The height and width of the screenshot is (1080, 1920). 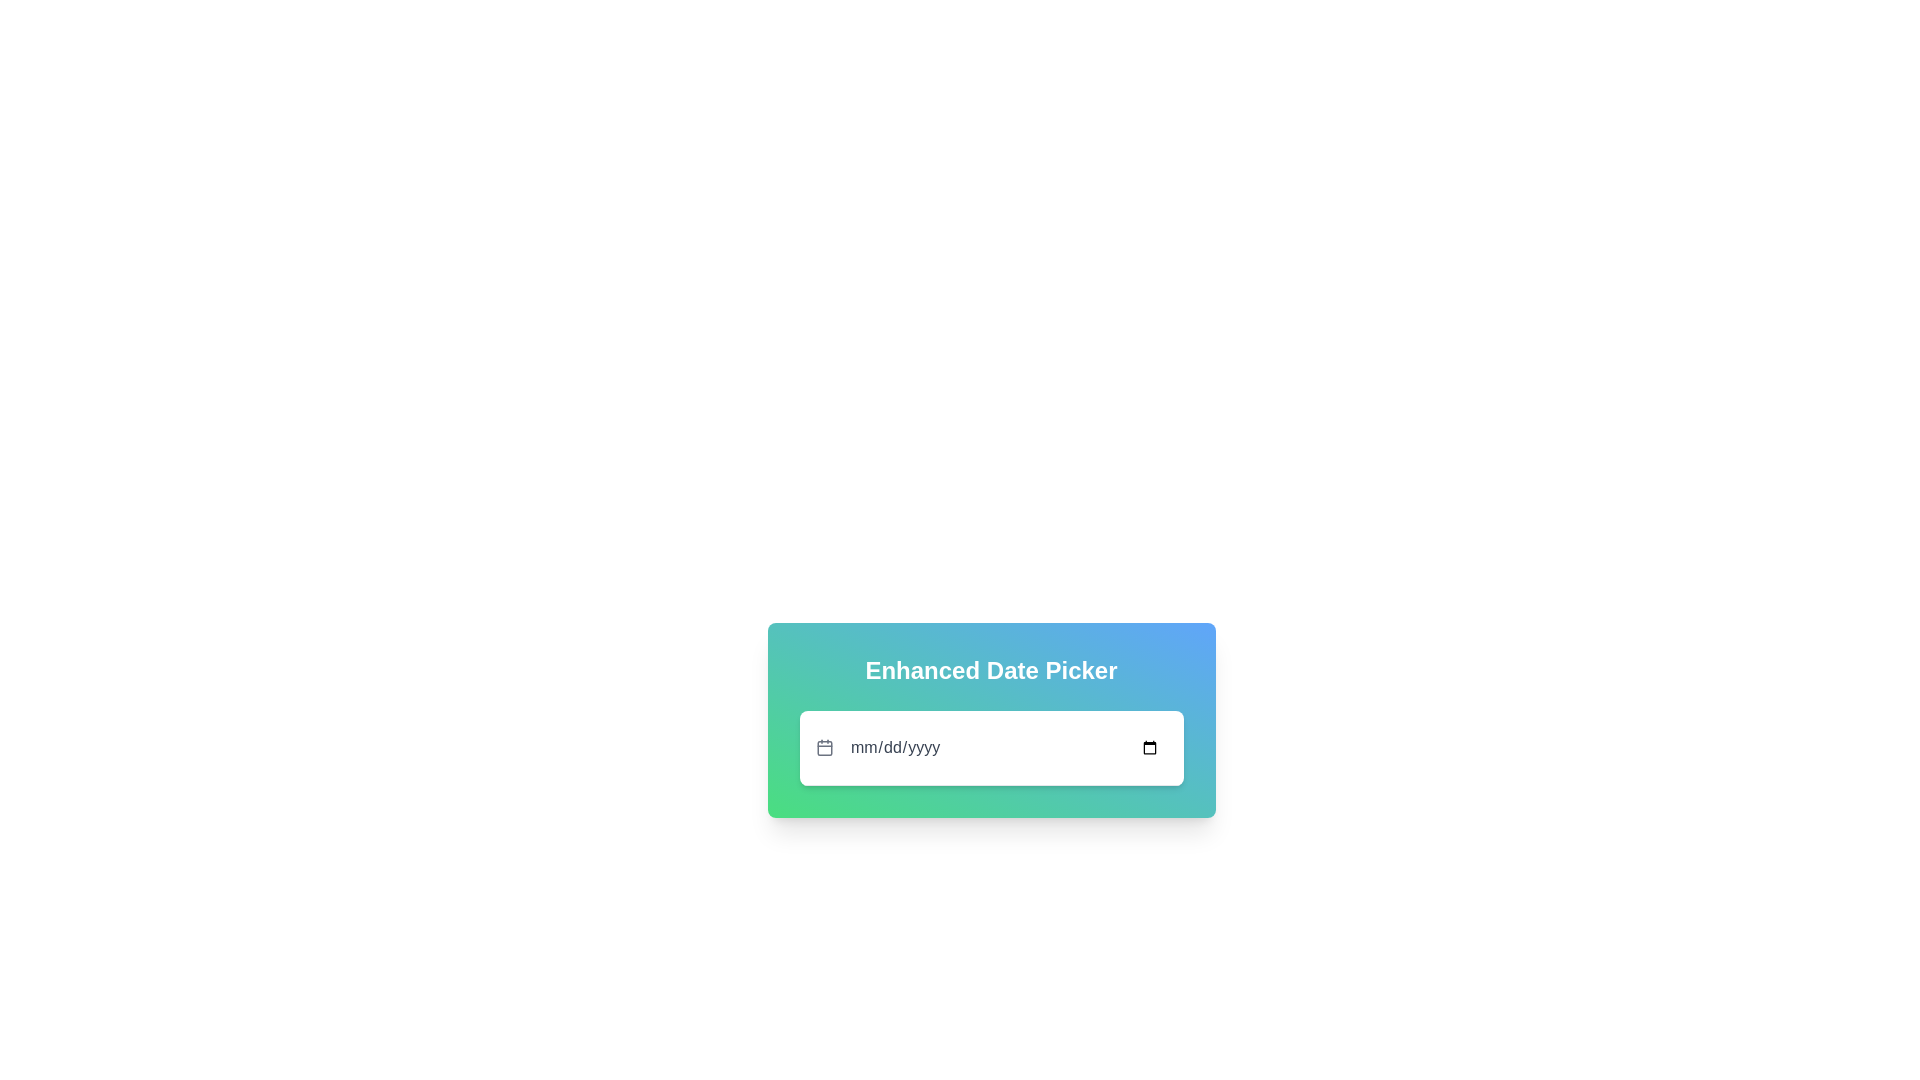 I want to click on the calendar-style icon located to the left of the date picker input labeled 'mm/dd/yyyy', so click(x=824, y=748).